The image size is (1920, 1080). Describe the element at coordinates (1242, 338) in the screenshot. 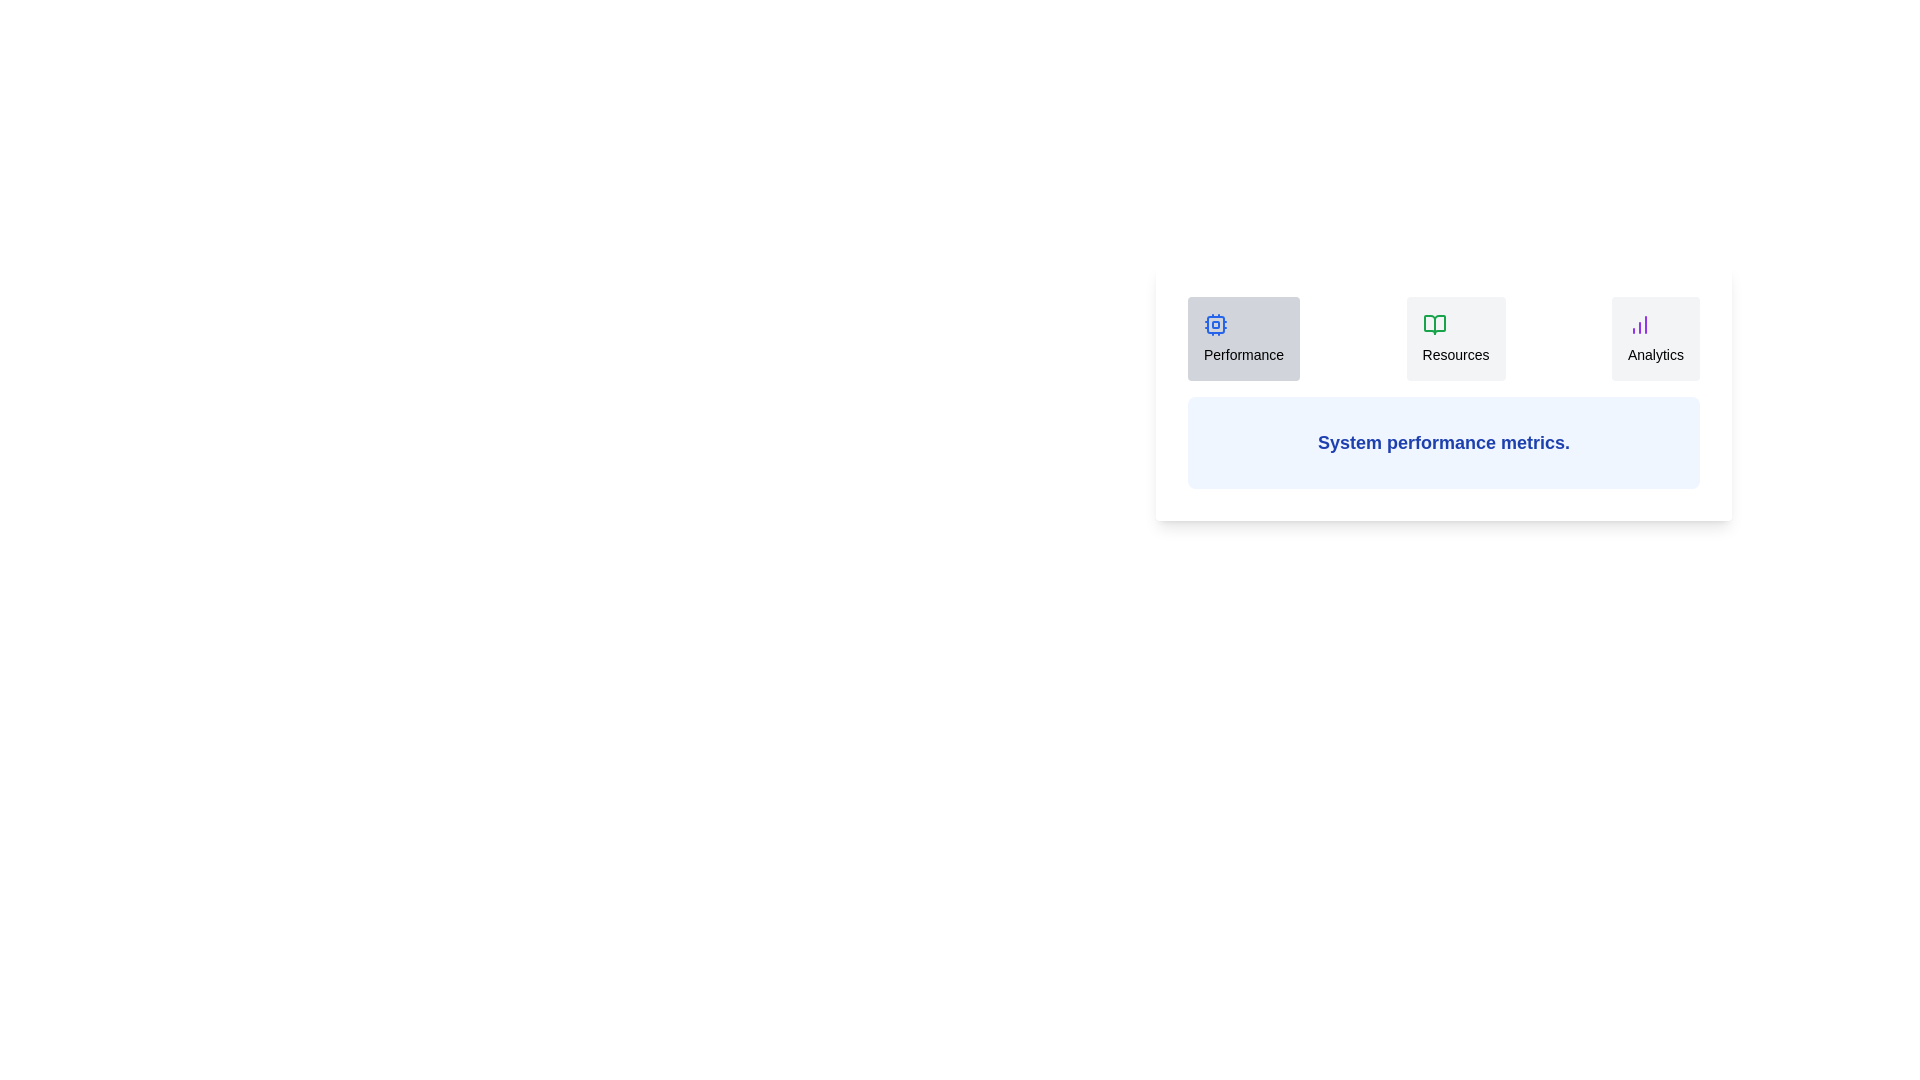

I see `the tab labeled Performance to inspect its layout` at that location.